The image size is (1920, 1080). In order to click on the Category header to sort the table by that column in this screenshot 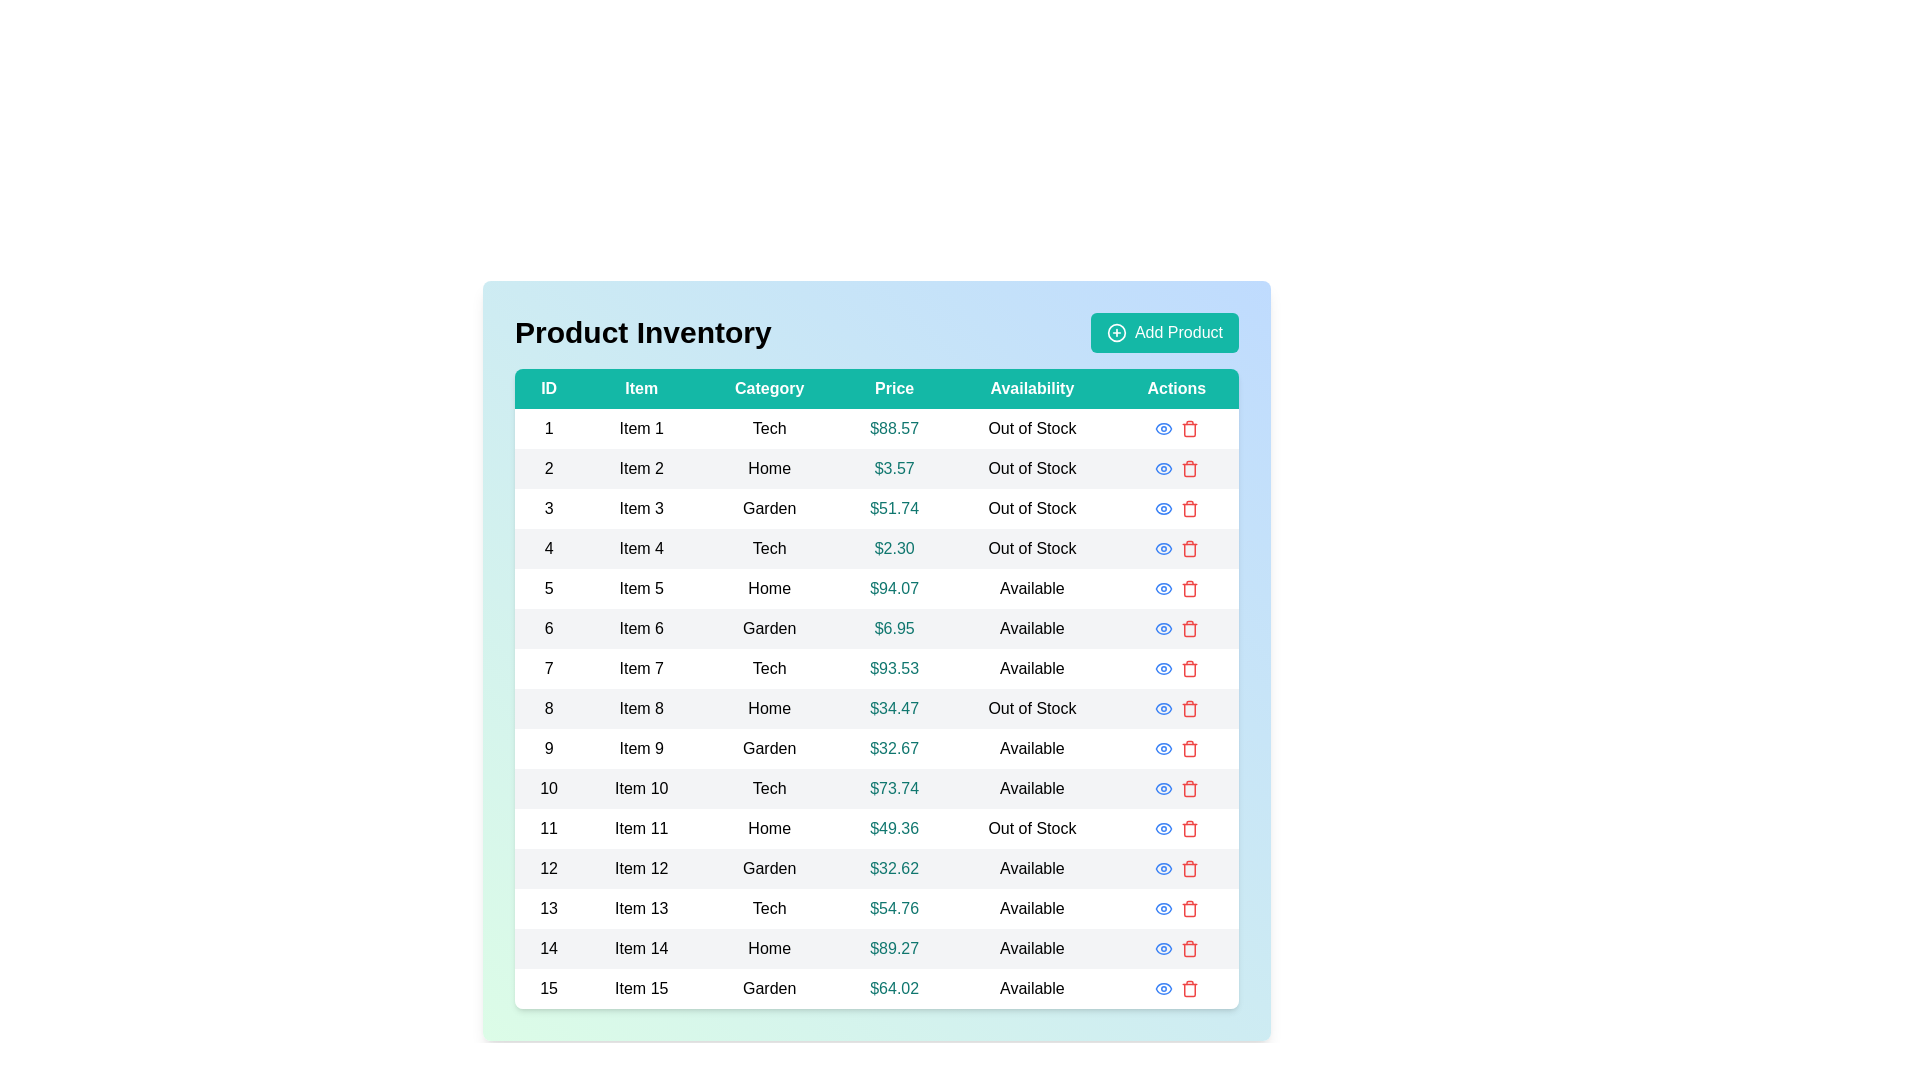, I will do `click(768, 389)`.